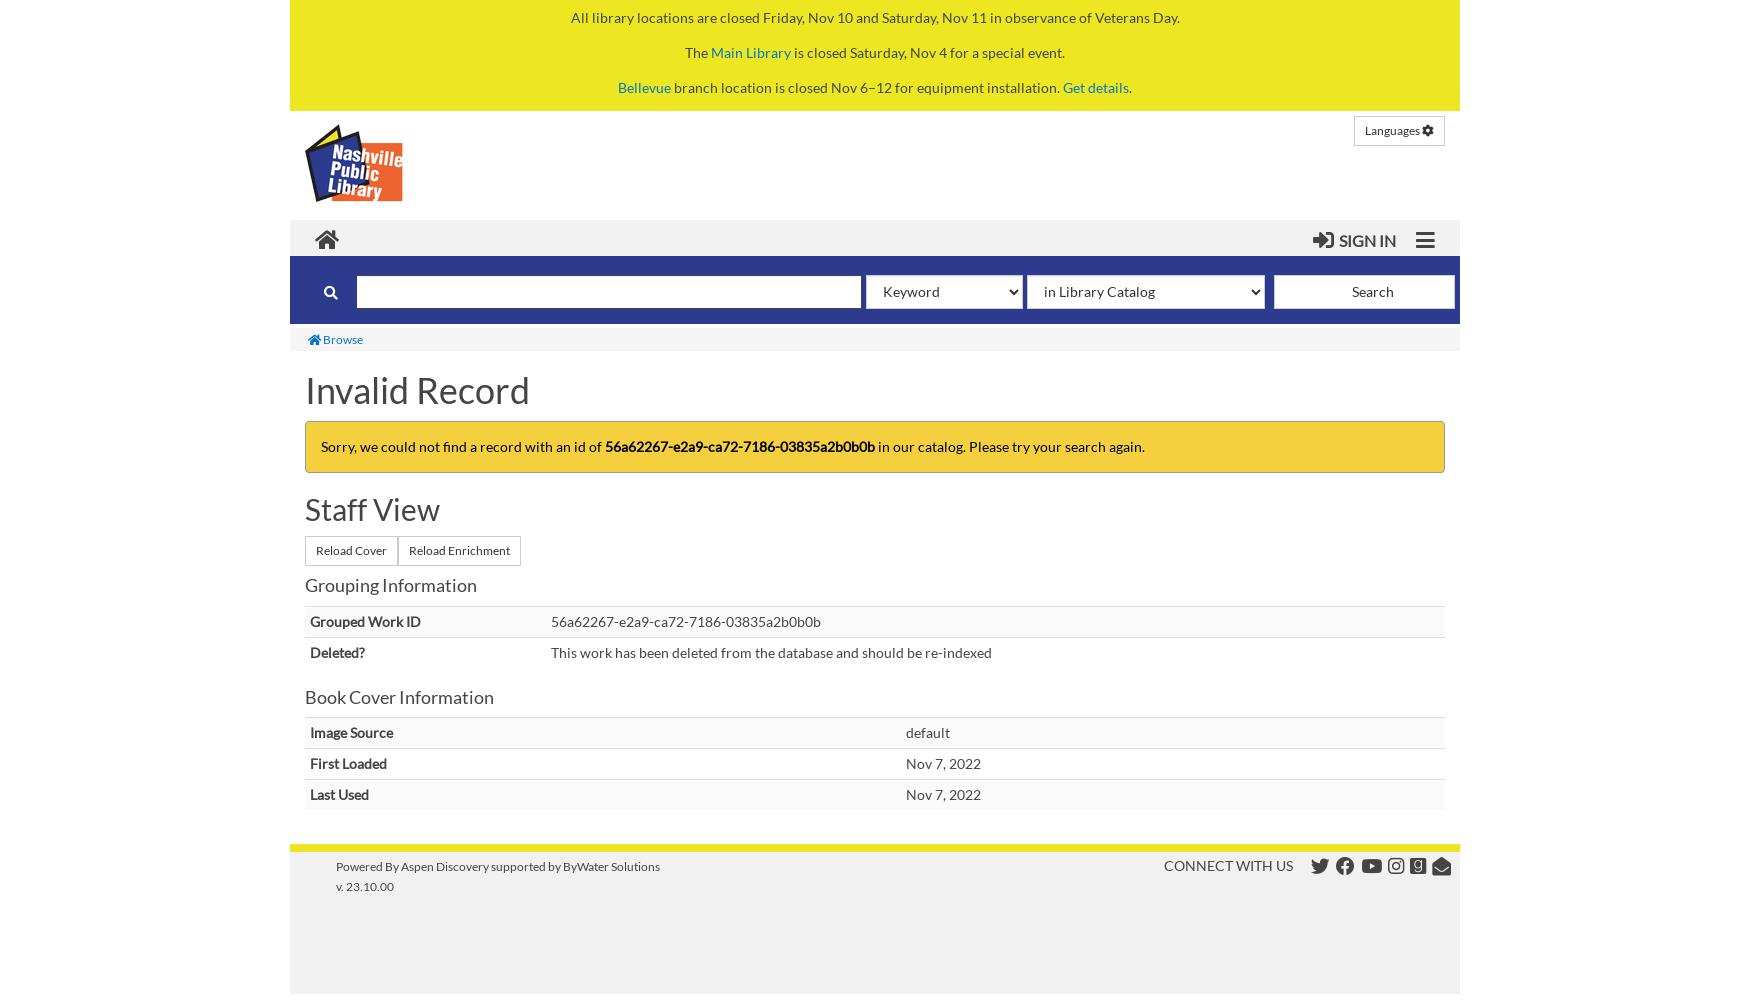  I want to click on 'in our catalog.	Please try your search again.', so click(1008, 444).